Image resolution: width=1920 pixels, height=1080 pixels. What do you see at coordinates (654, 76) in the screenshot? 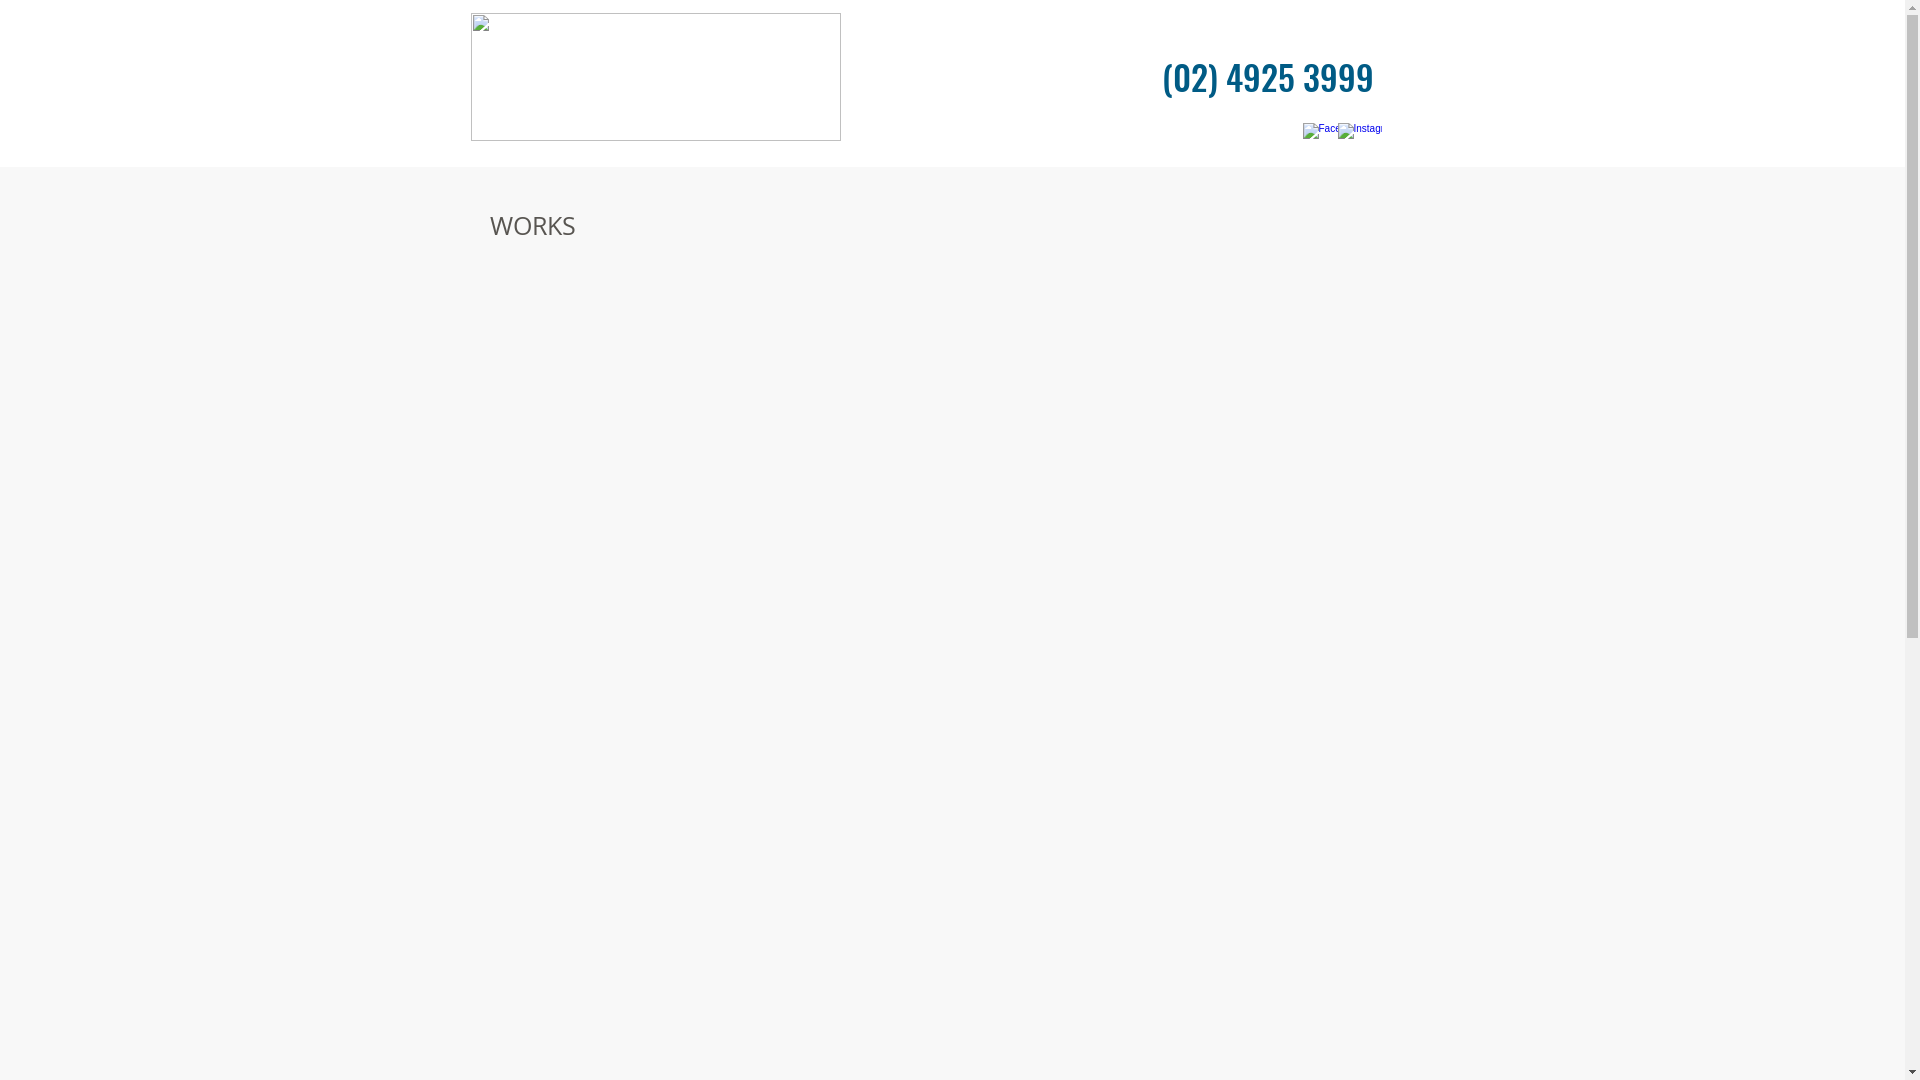
I see `'High Res.png'` at bounding box center [654, 76].